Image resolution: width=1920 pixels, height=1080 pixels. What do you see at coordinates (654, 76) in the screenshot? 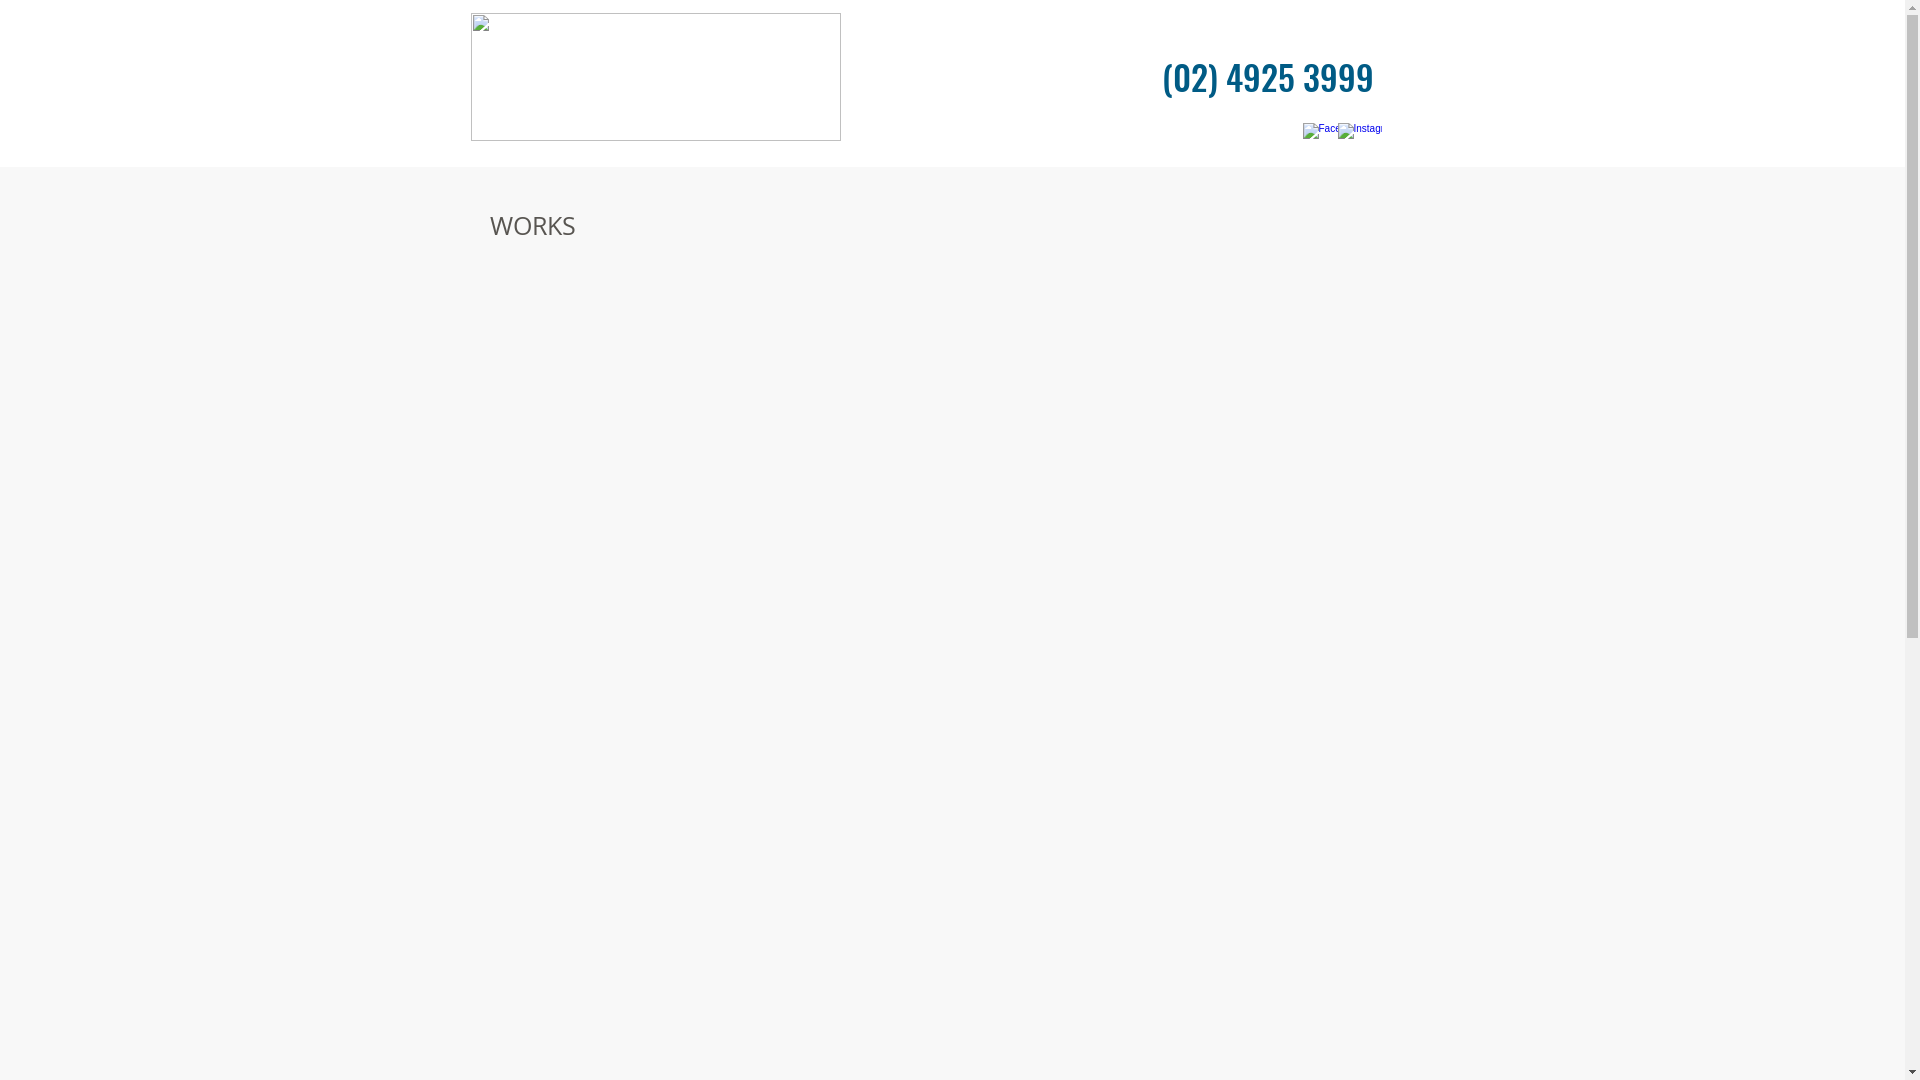
I see `'High Res.png'` at bounding box center [654, 76].